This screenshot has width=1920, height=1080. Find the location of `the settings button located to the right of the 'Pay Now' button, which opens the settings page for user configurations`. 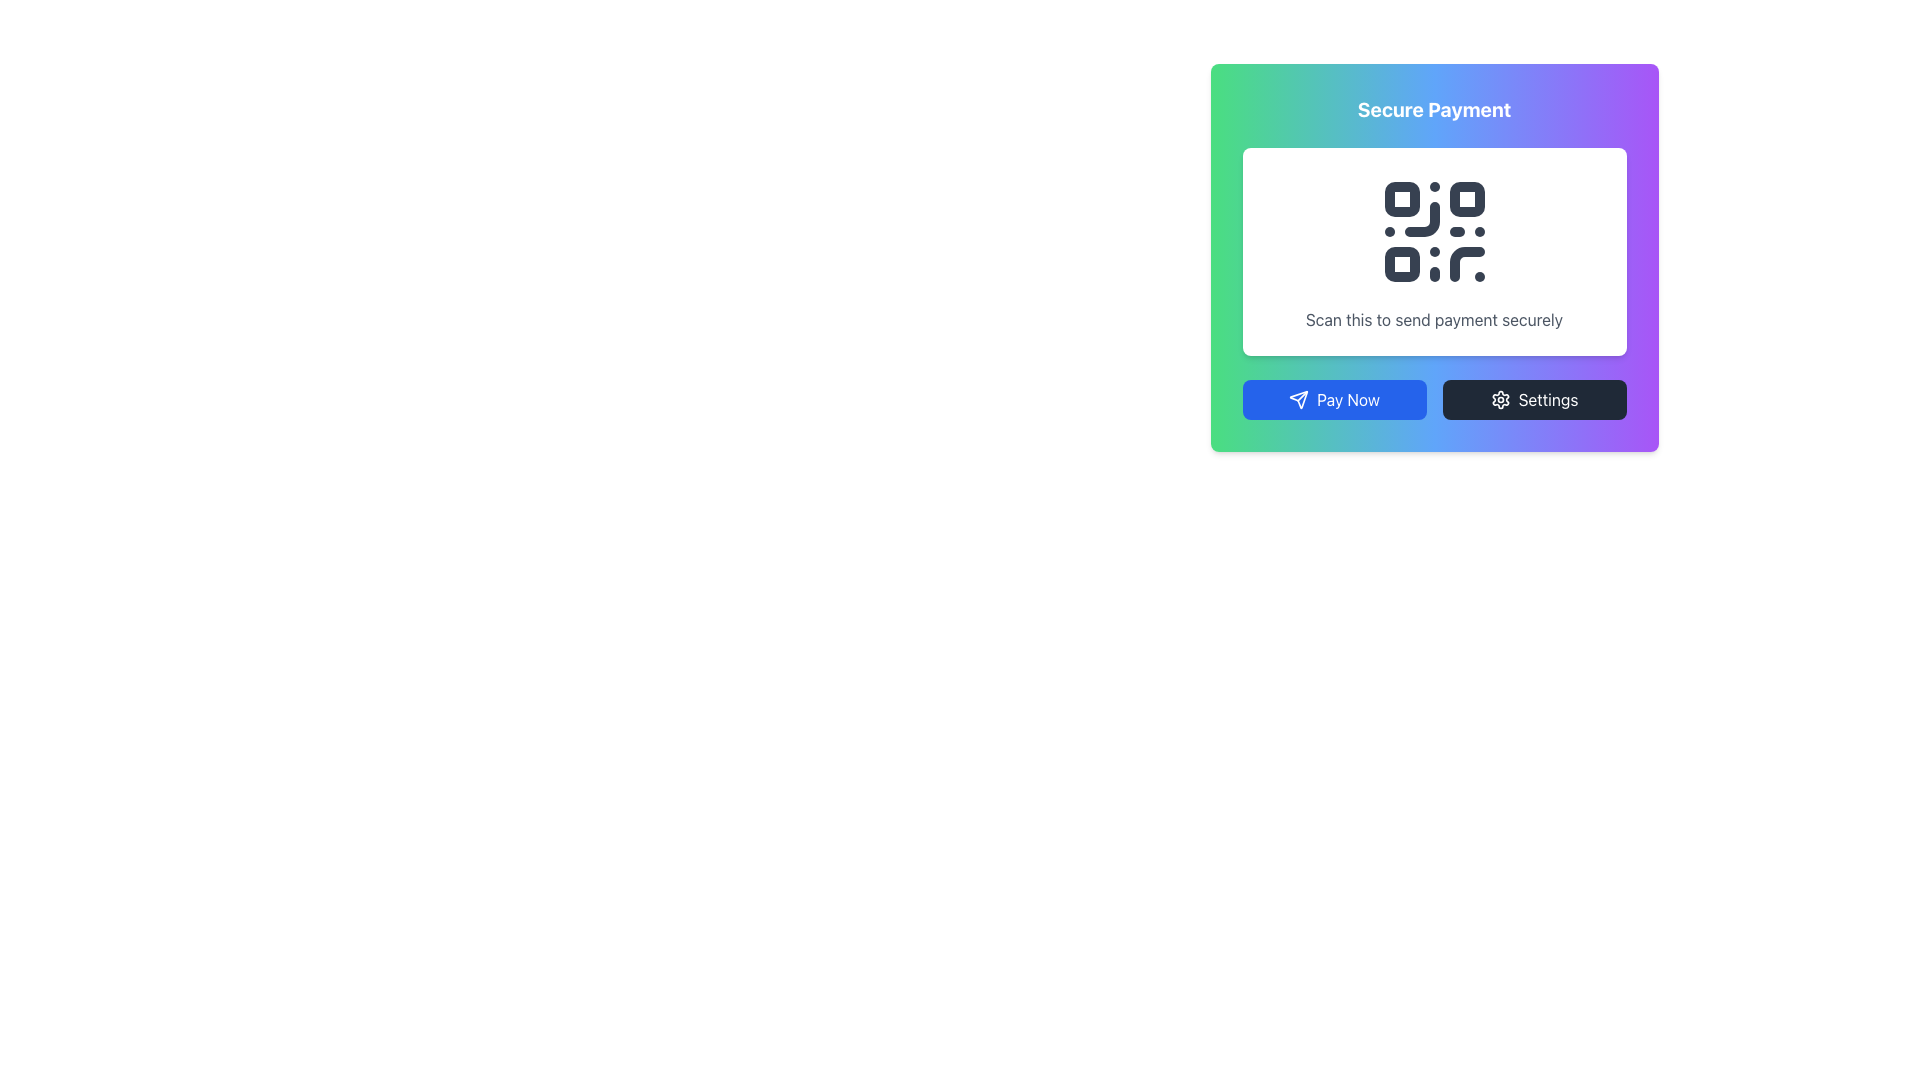

the settings button located to the right of the 'Pay Now' button, which opens the settings page for user configurations is located at coordinates (1533, 400).